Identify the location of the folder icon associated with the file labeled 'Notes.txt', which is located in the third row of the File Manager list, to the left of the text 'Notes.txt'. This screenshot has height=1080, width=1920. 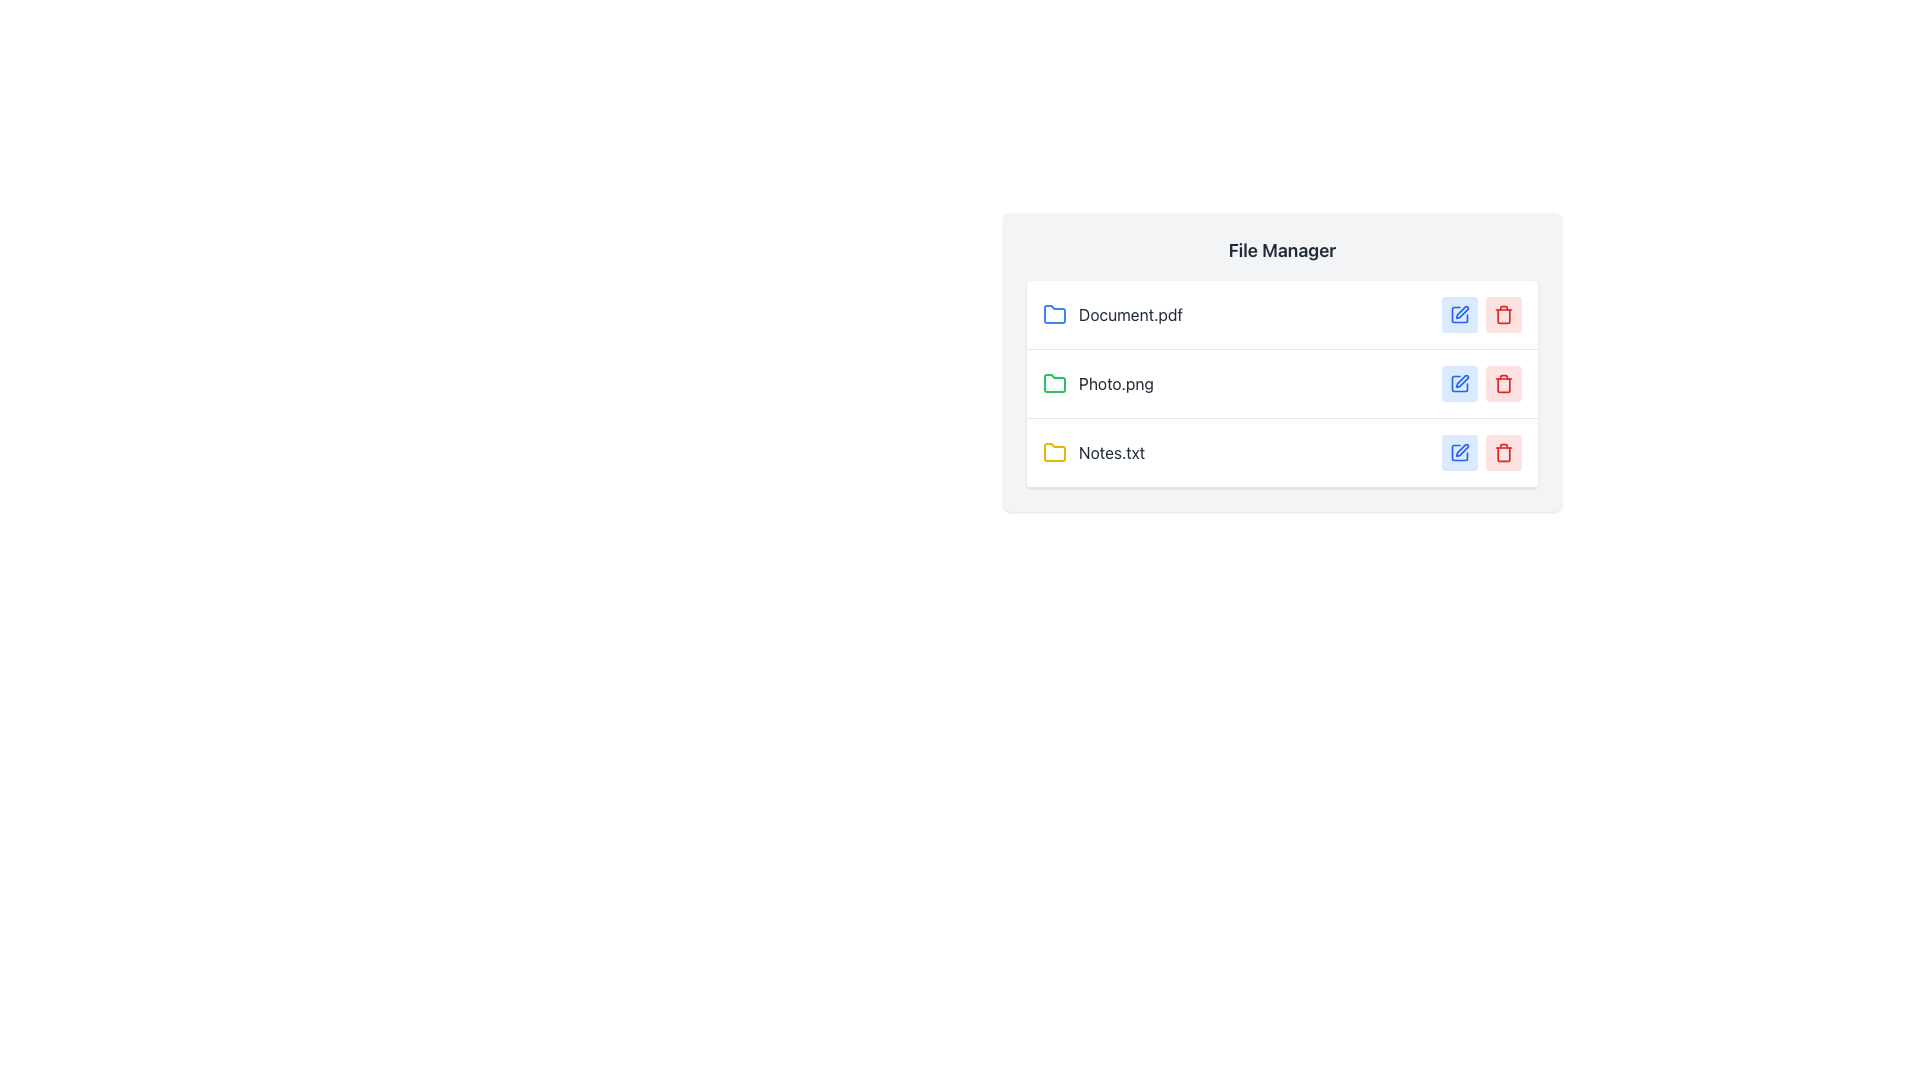
(1054, 451).